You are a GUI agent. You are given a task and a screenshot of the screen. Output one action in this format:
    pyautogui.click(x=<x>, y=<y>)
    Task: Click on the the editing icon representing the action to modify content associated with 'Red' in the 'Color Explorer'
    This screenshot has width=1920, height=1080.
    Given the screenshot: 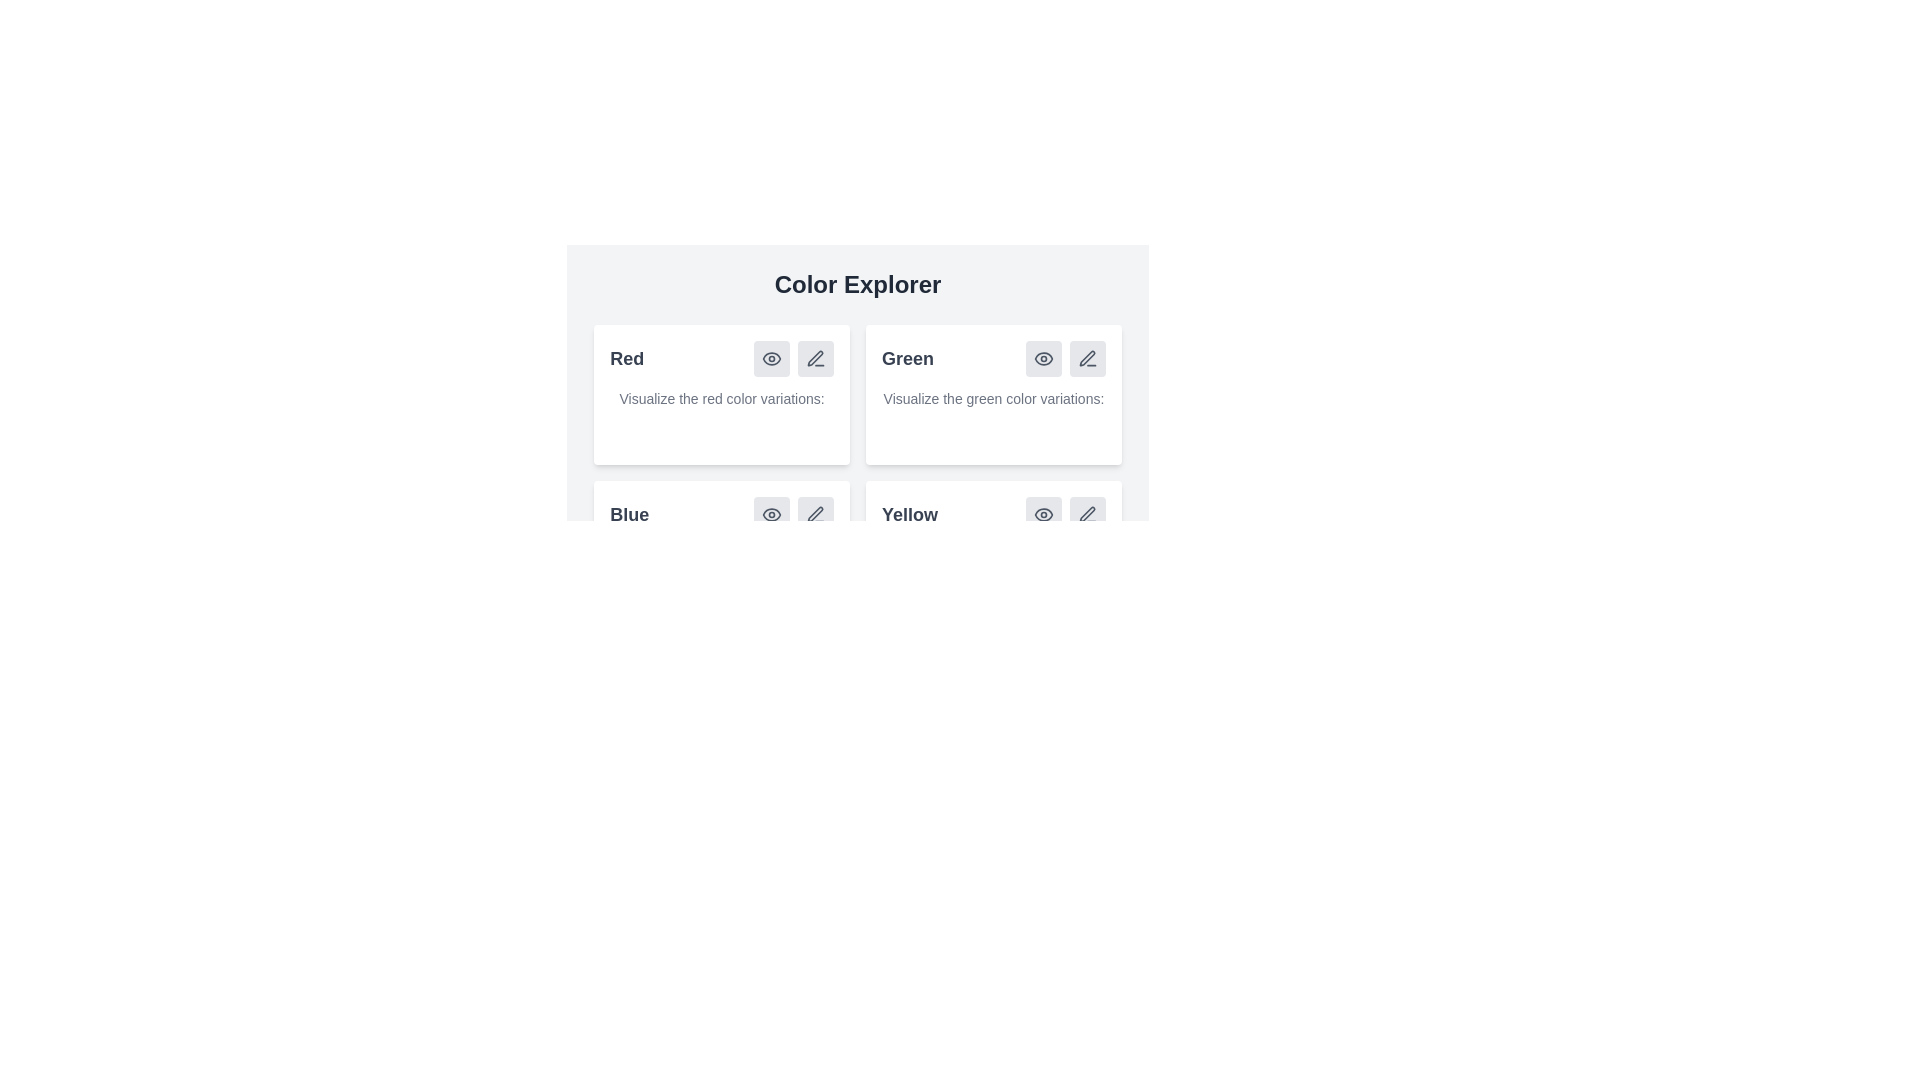 What is the action you would take?
    pyautogui.click(x=815, y=357)
    